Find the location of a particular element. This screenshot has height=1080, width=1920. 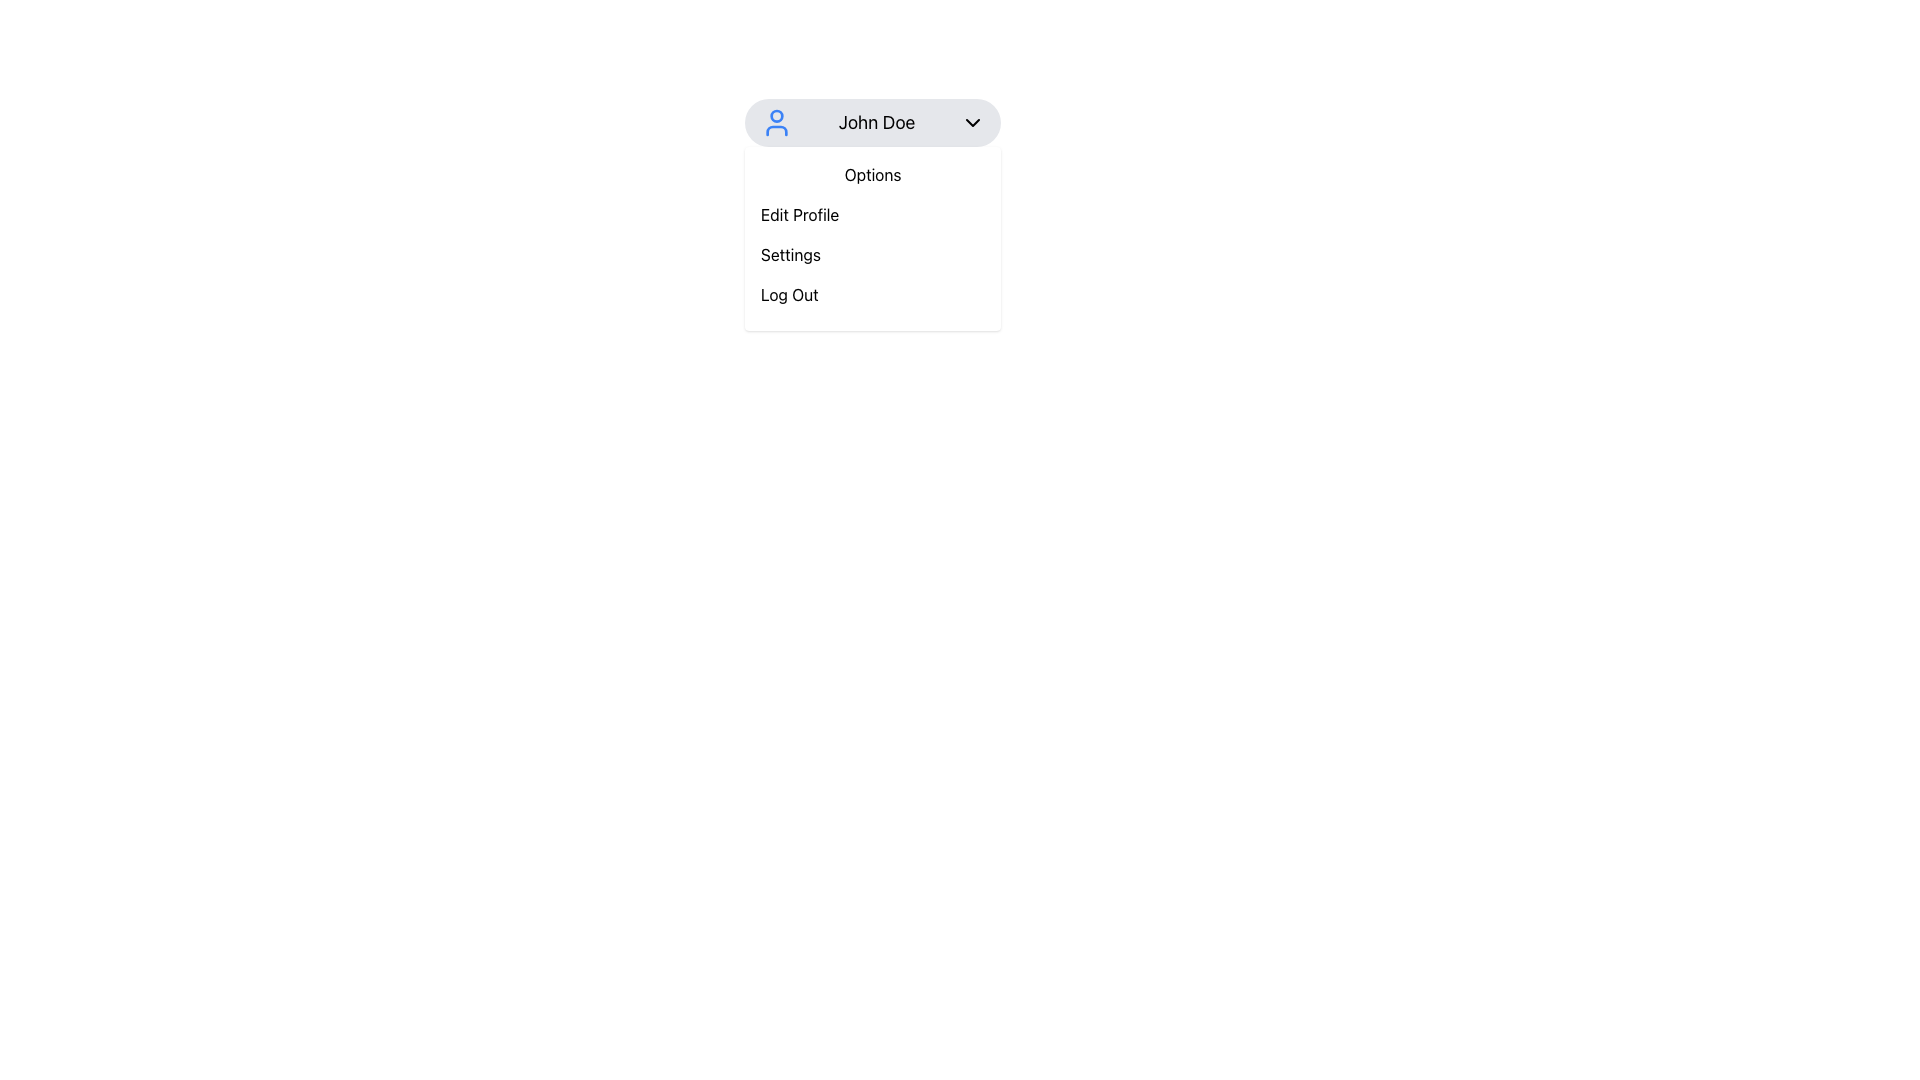

the button with the gray background, user avatar icon on the left, and the name 'John Doe' in bold text is located at coordinates (873, 123).